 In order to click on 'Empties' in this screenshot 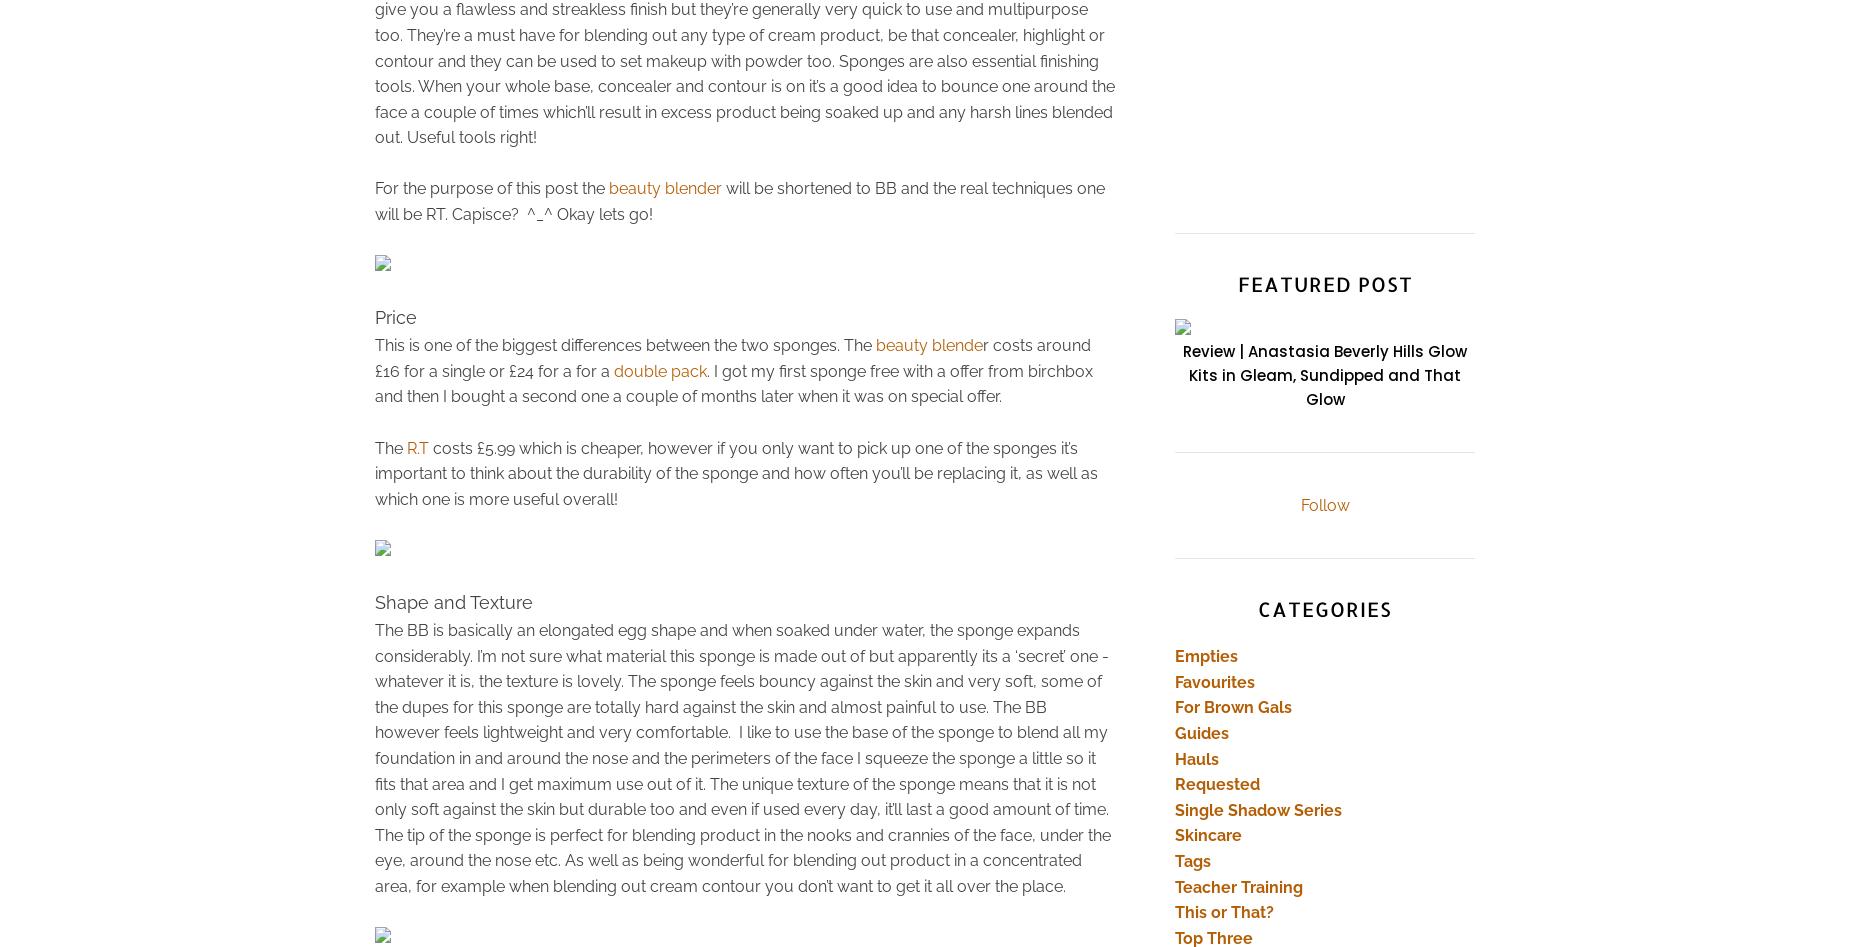, I will do `click(1205, 656)`.